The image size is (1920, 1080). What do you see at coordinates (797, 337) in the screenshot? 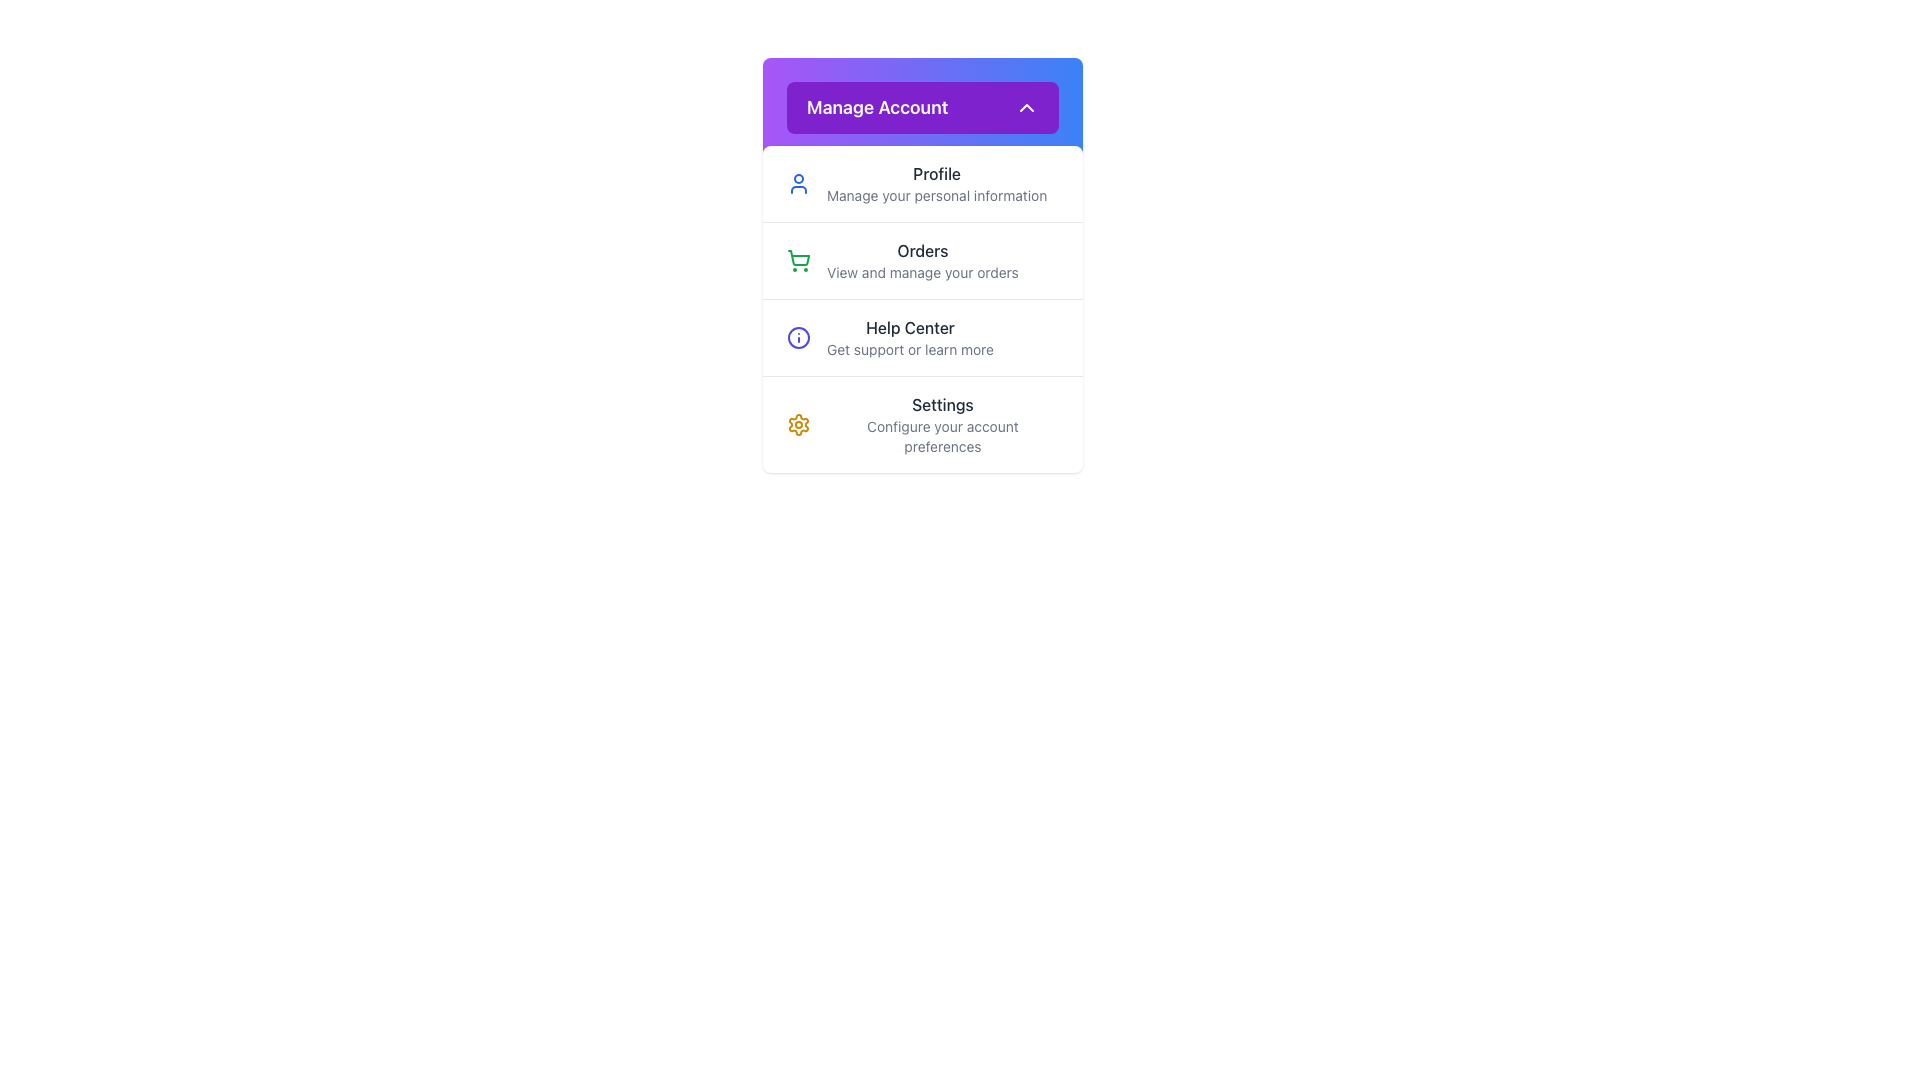
I see `the SVG Circle Element representing the Help Center option, which is positioned beside the Help Center label in the third row of the menu` at bounding box center [797, 337].